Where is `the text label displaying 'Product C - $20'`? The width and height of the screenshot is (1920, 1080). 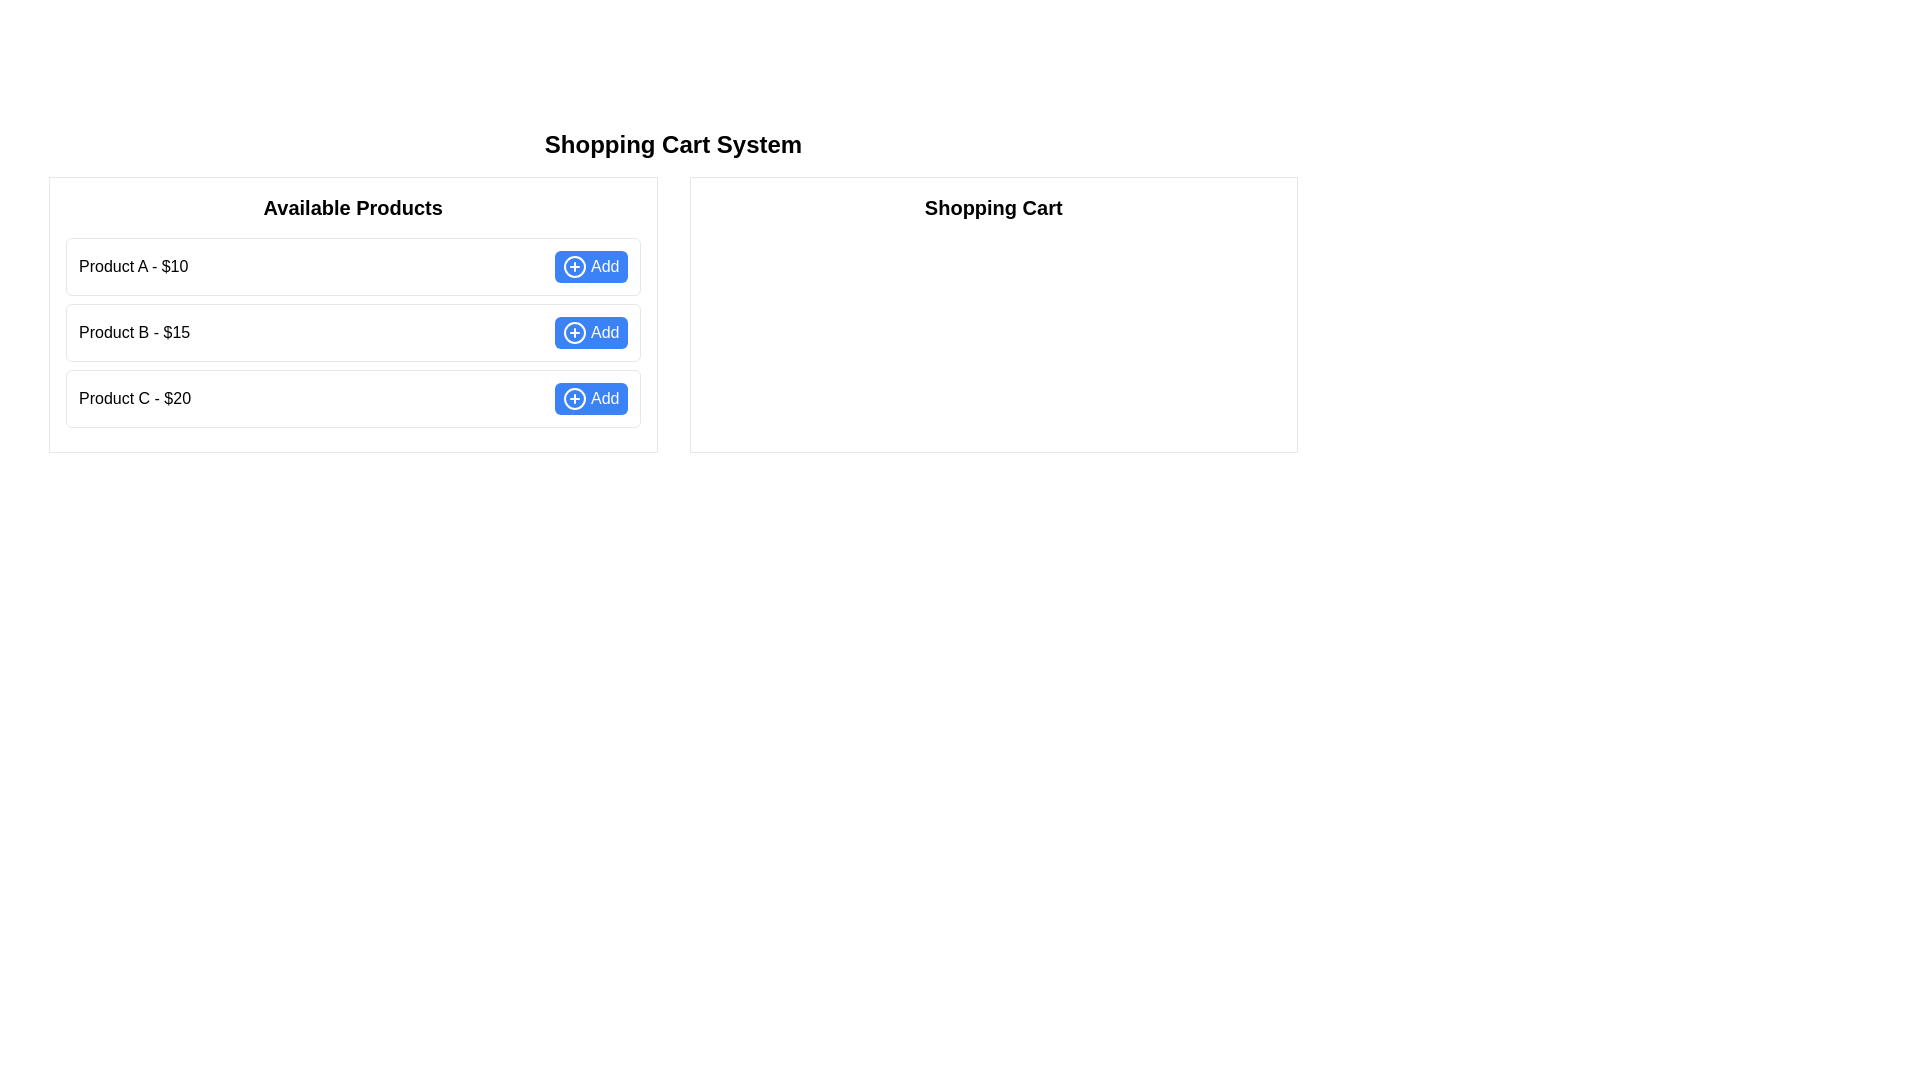 the text label displaying 'Product C - $20' is located at coordinates (133, 398).